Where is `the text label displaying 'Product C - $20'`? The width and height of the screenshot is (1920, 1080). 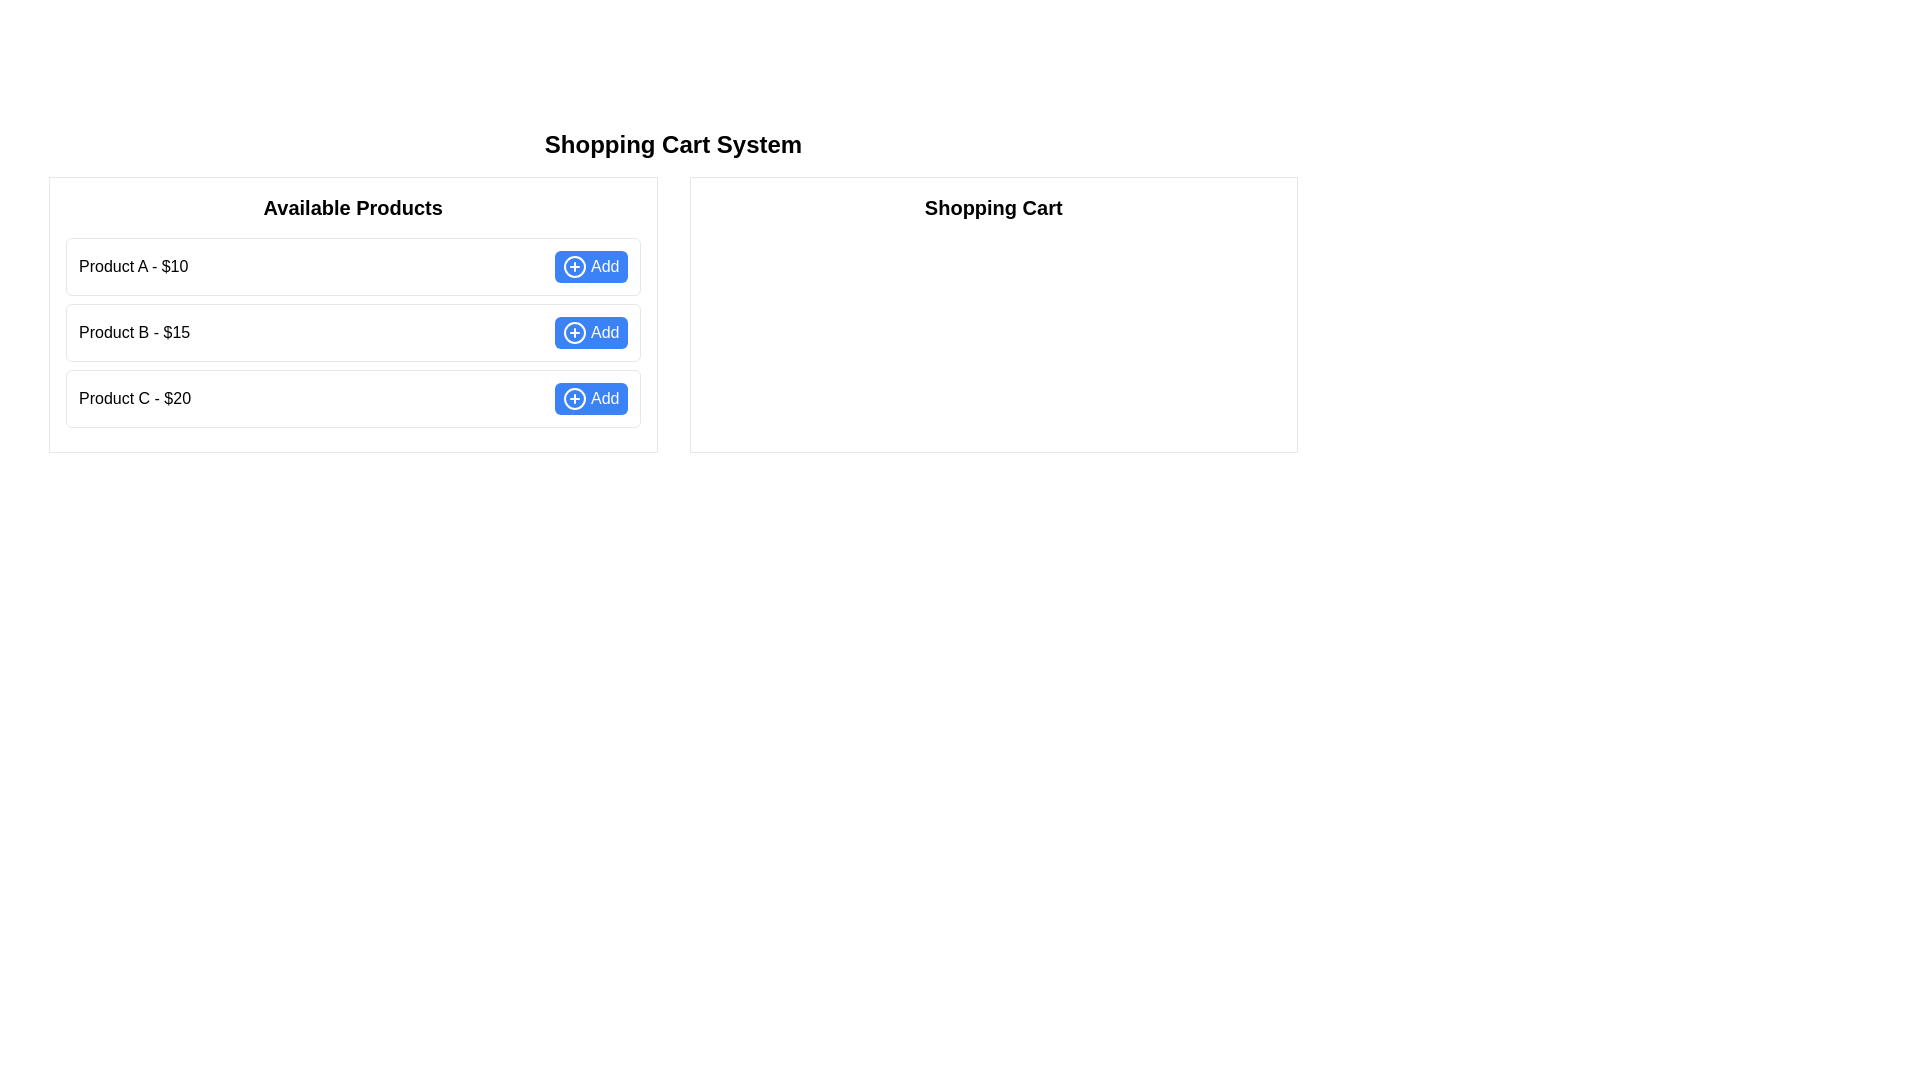 the text label displaying 'Product C - $20' is located at coordinates (133, 398).